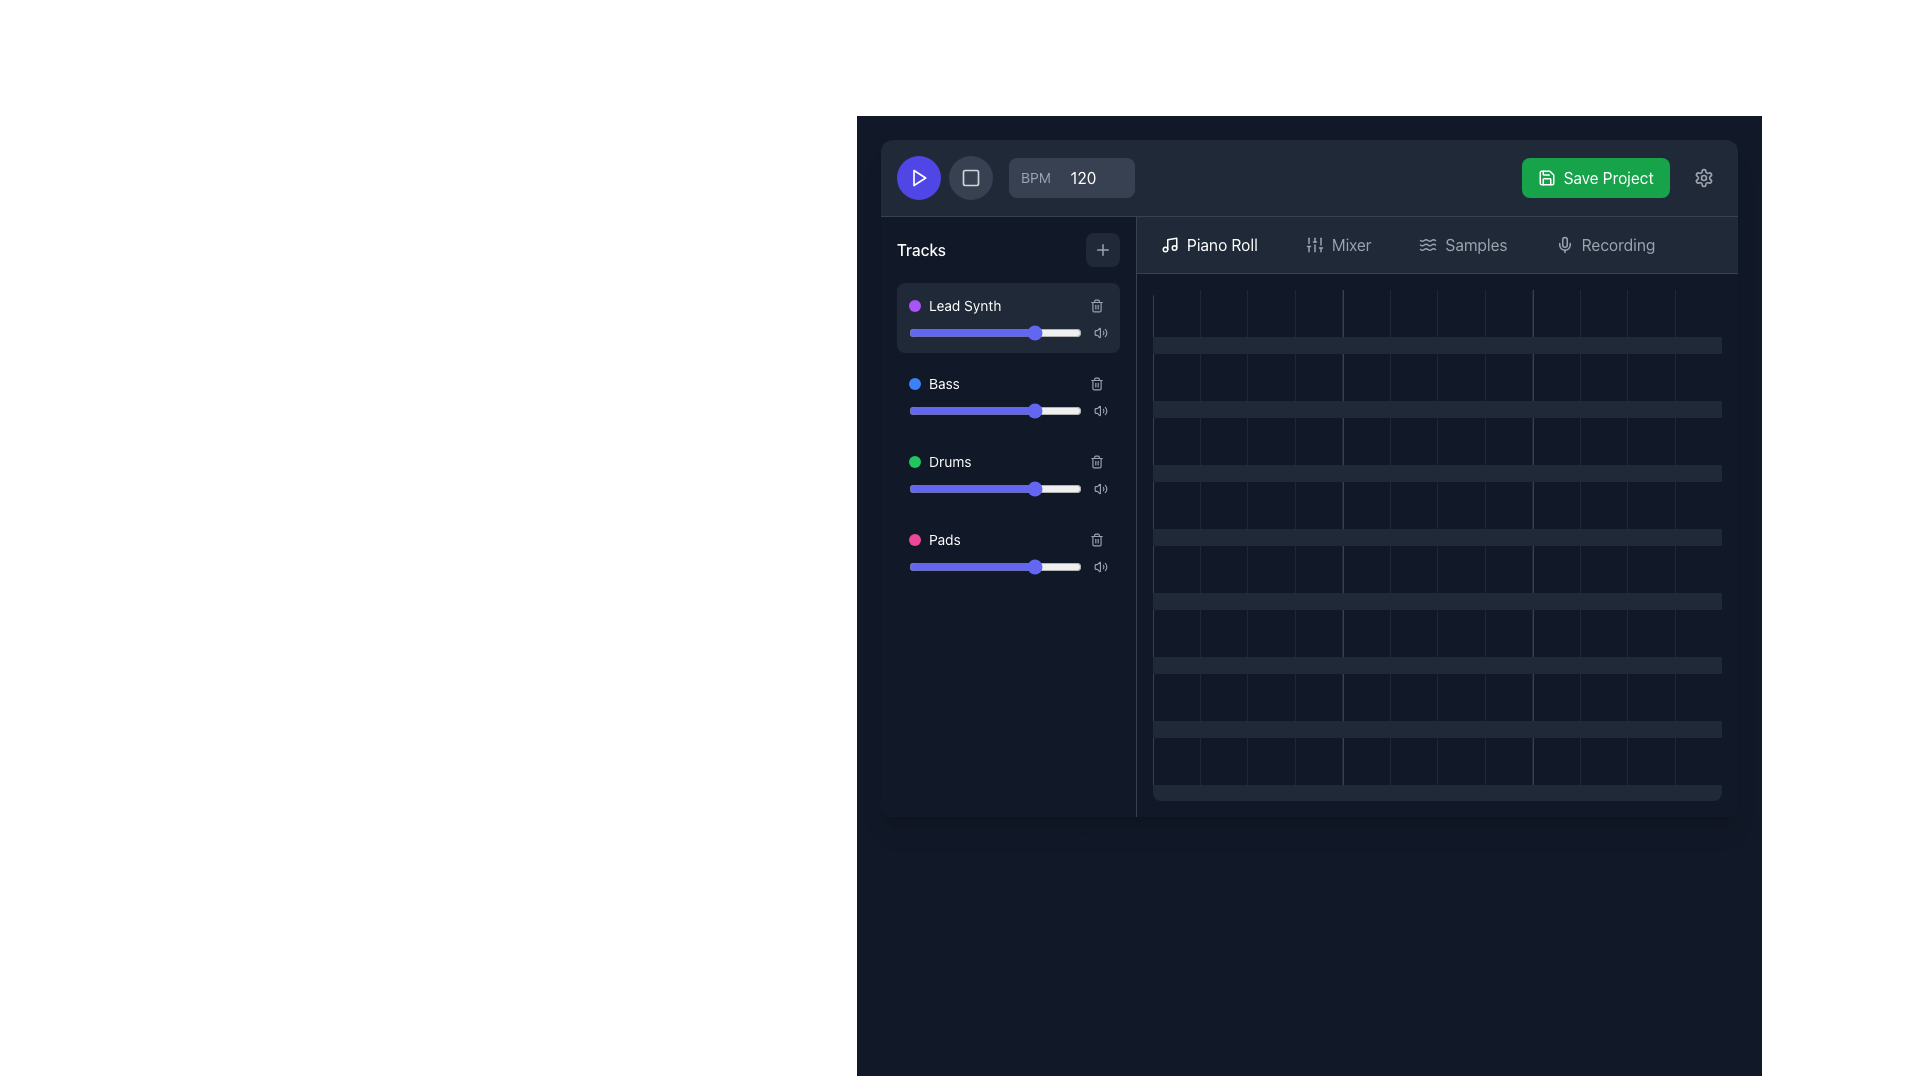 The width and height of the screenshot is (1920, 1080). I want to click on the inactive grid cell located in the bottom row and ninth column of the grid interface, so click(1555, 696).